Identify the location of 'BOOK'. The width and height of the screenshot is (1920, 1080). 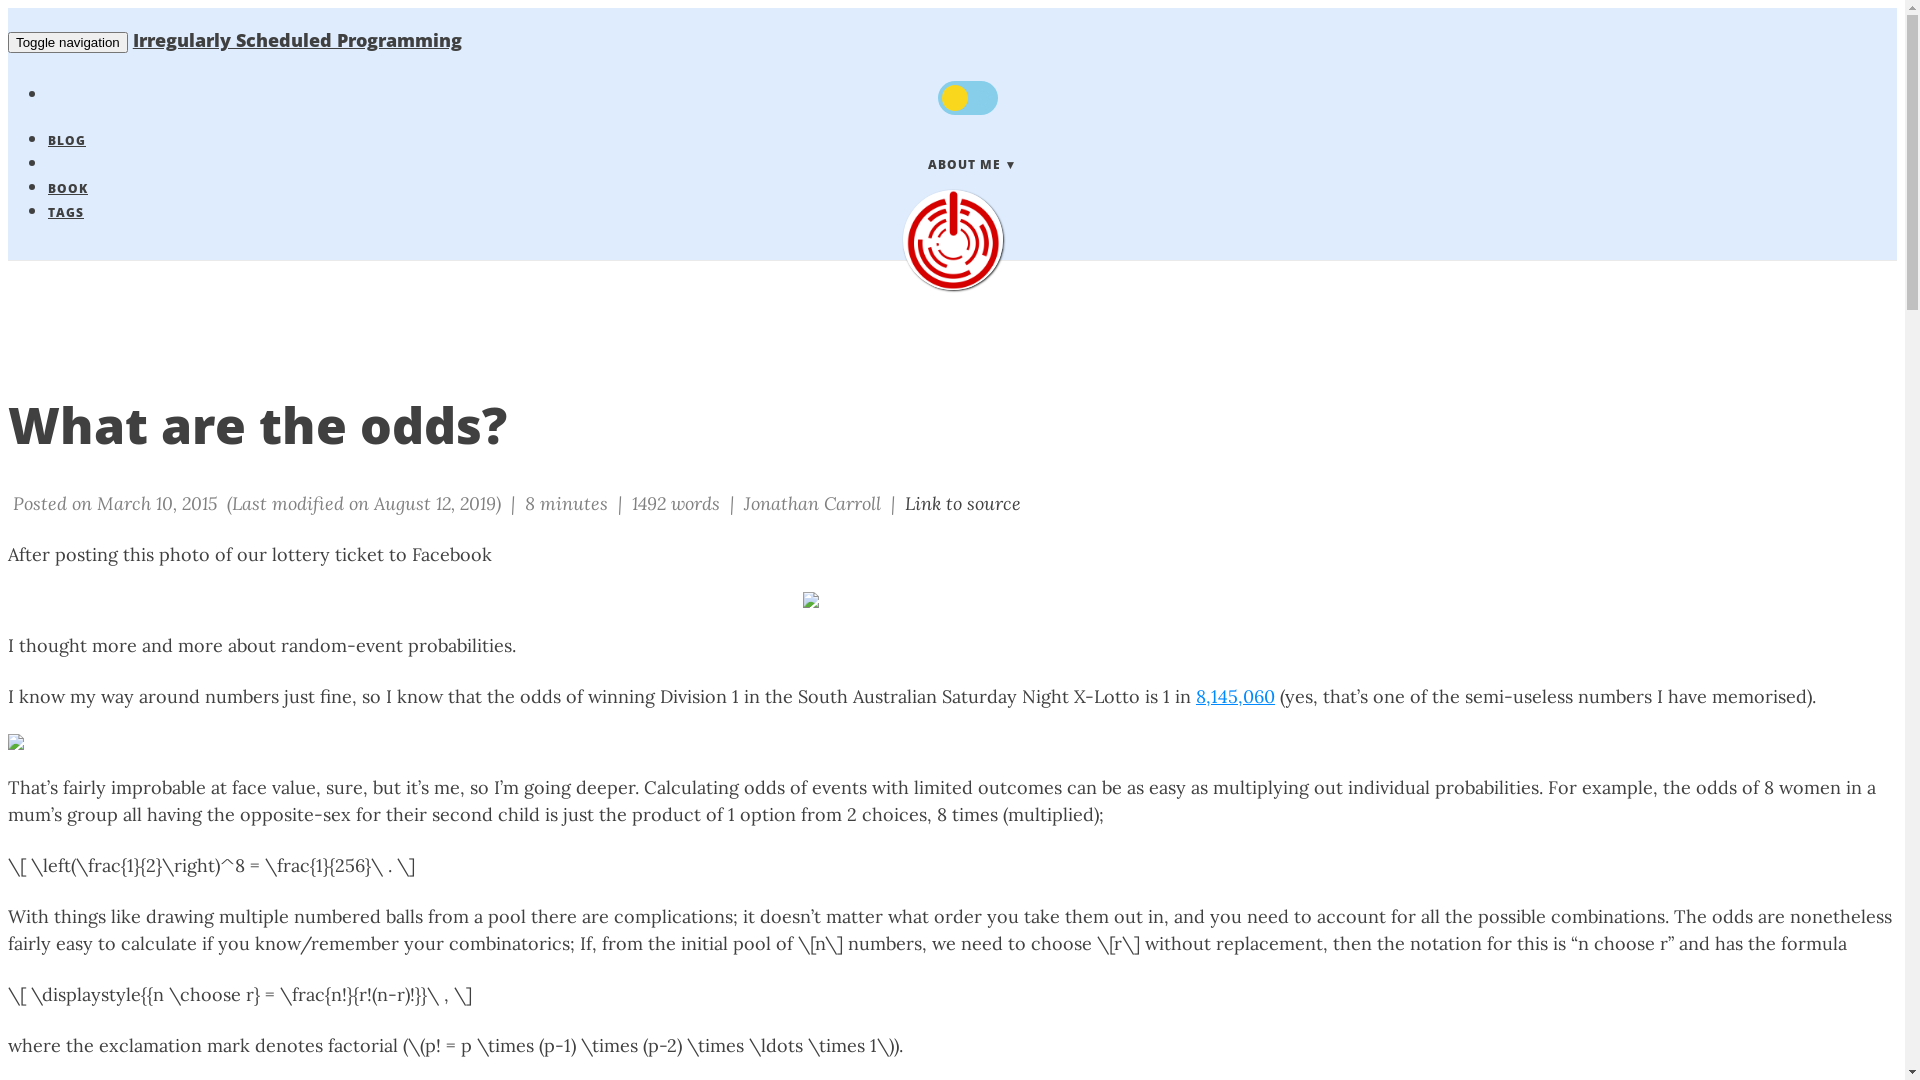
(67, 188).